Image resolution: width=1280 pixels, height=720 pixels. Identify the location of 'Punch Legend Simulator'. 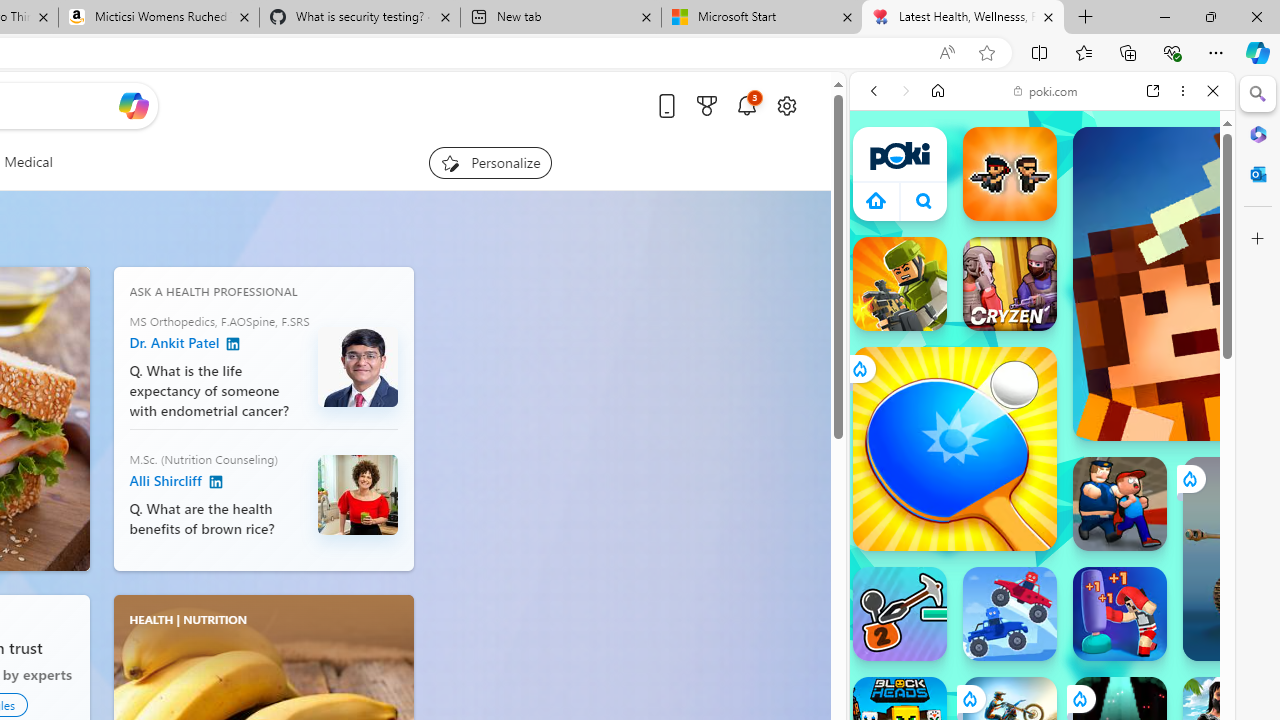
(1120, 613).